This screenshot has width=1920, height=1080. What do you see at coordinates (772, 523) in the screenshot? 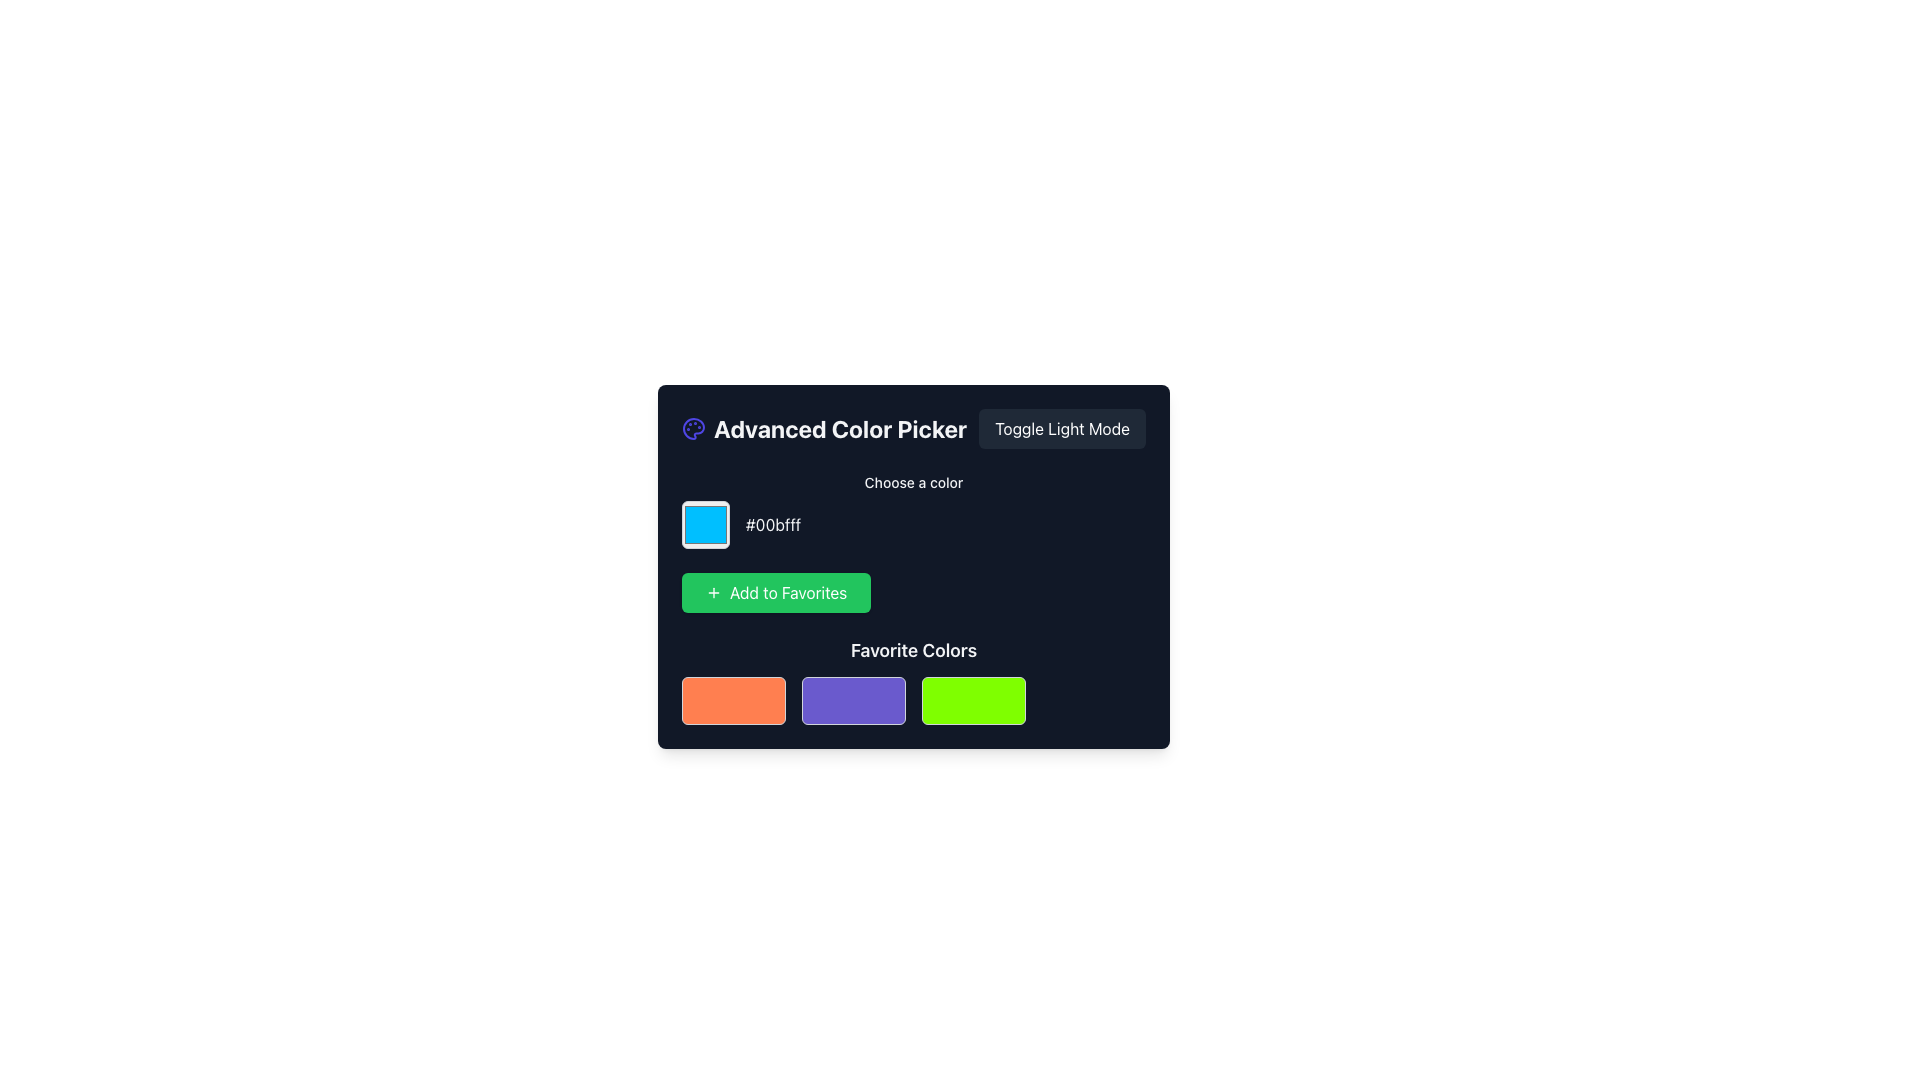
I see `the Text Label displaying the hexadecimal value of the color next to the color preview box` at bounding box center [772, 523].